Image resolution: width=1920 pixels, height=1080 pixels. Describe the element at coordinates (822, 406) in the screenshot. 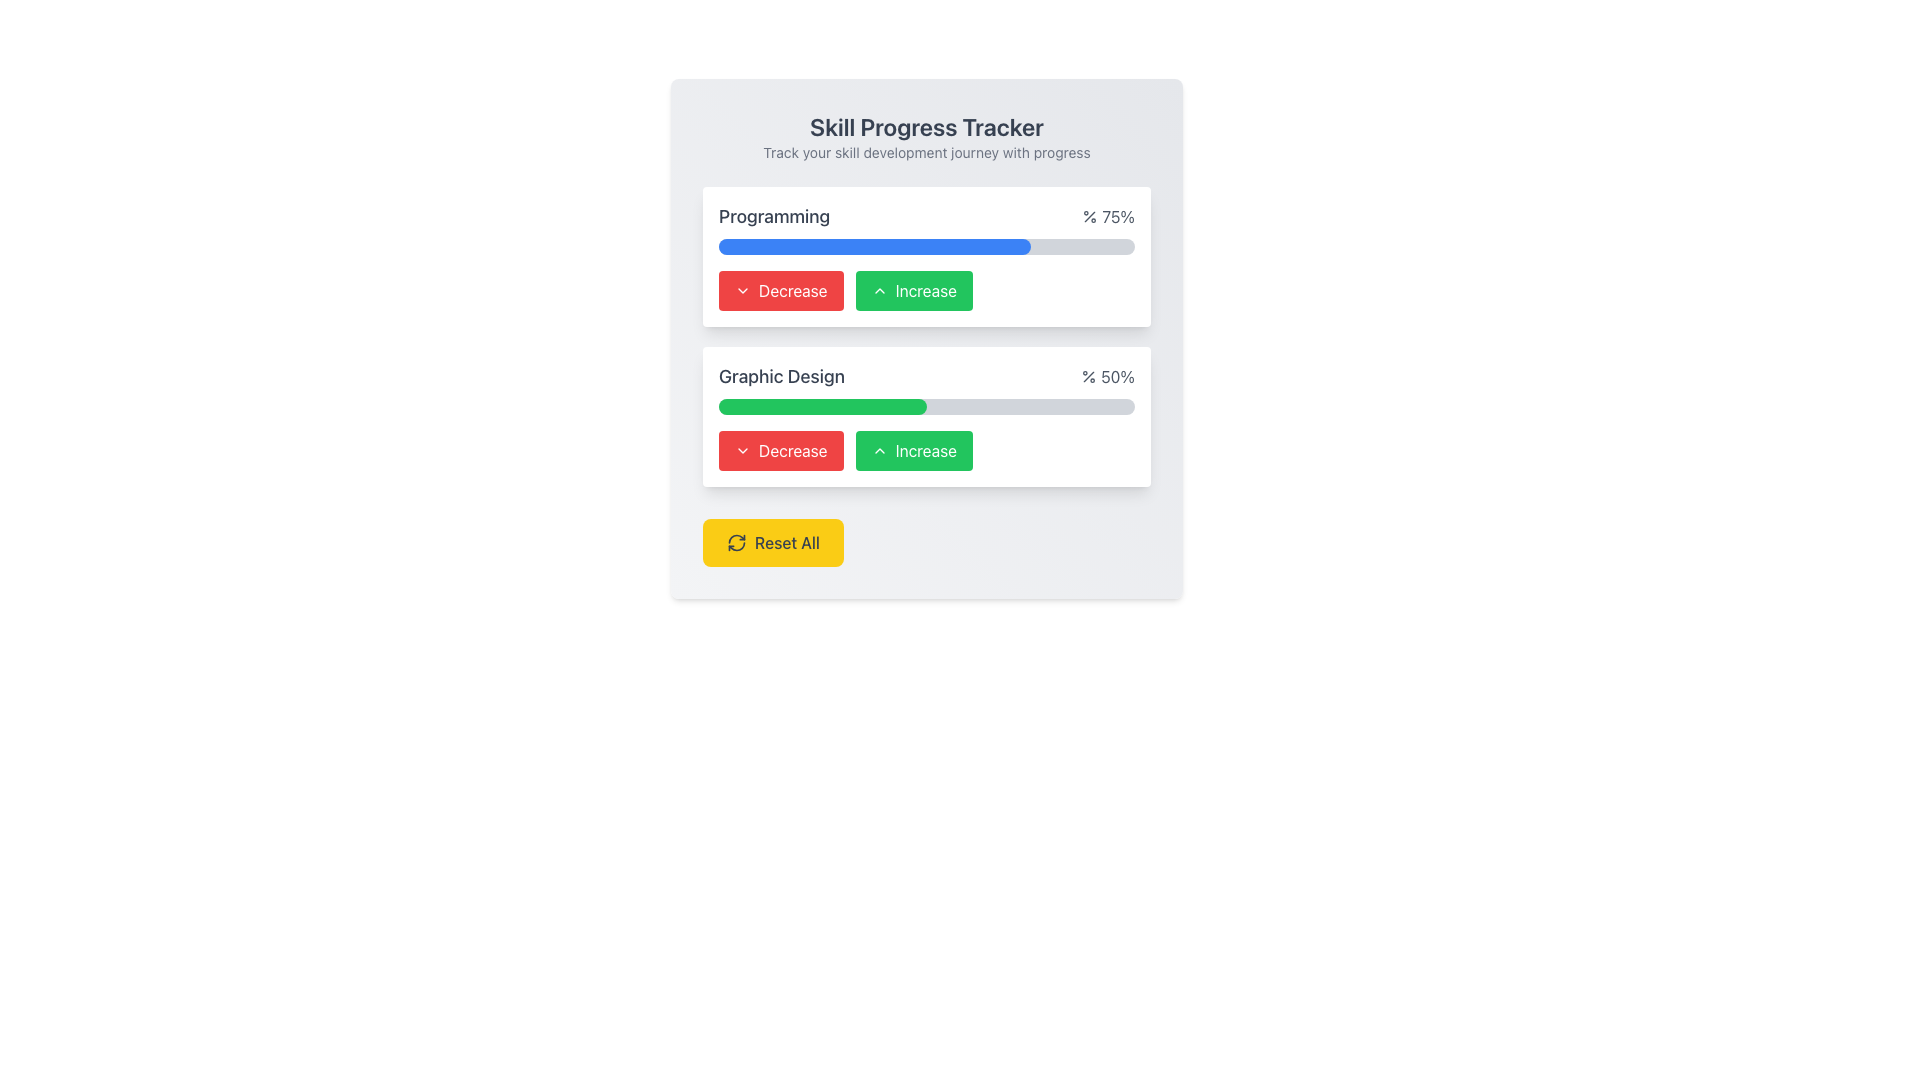

I see `the progress indicator bar representing 50% completion for the 'Graphic Design' skill, located within the second progress tracker` at that location.